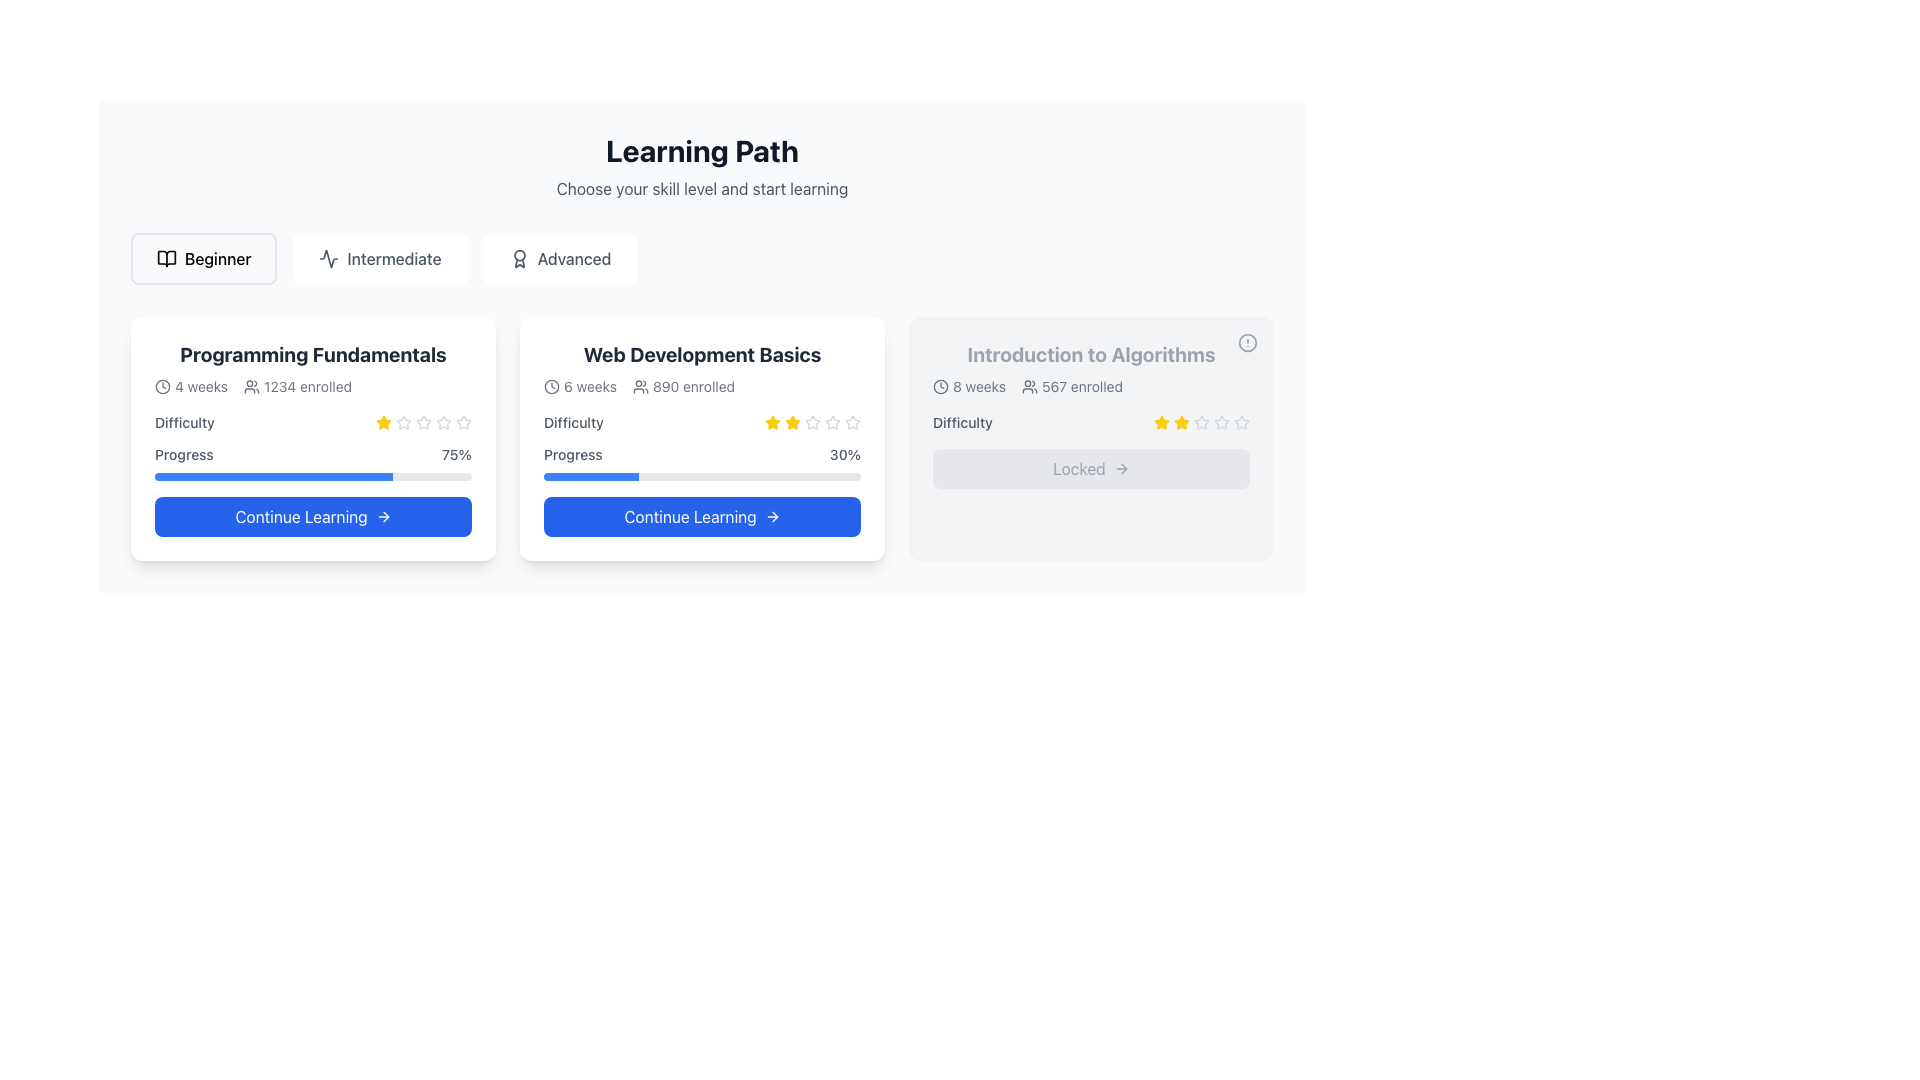  I want to click on the progress bar located in the 'Web Development Basics' card, which visually represents the progress of a task with 'Progress' on the left and '30%' on the right, so click(702, 461).